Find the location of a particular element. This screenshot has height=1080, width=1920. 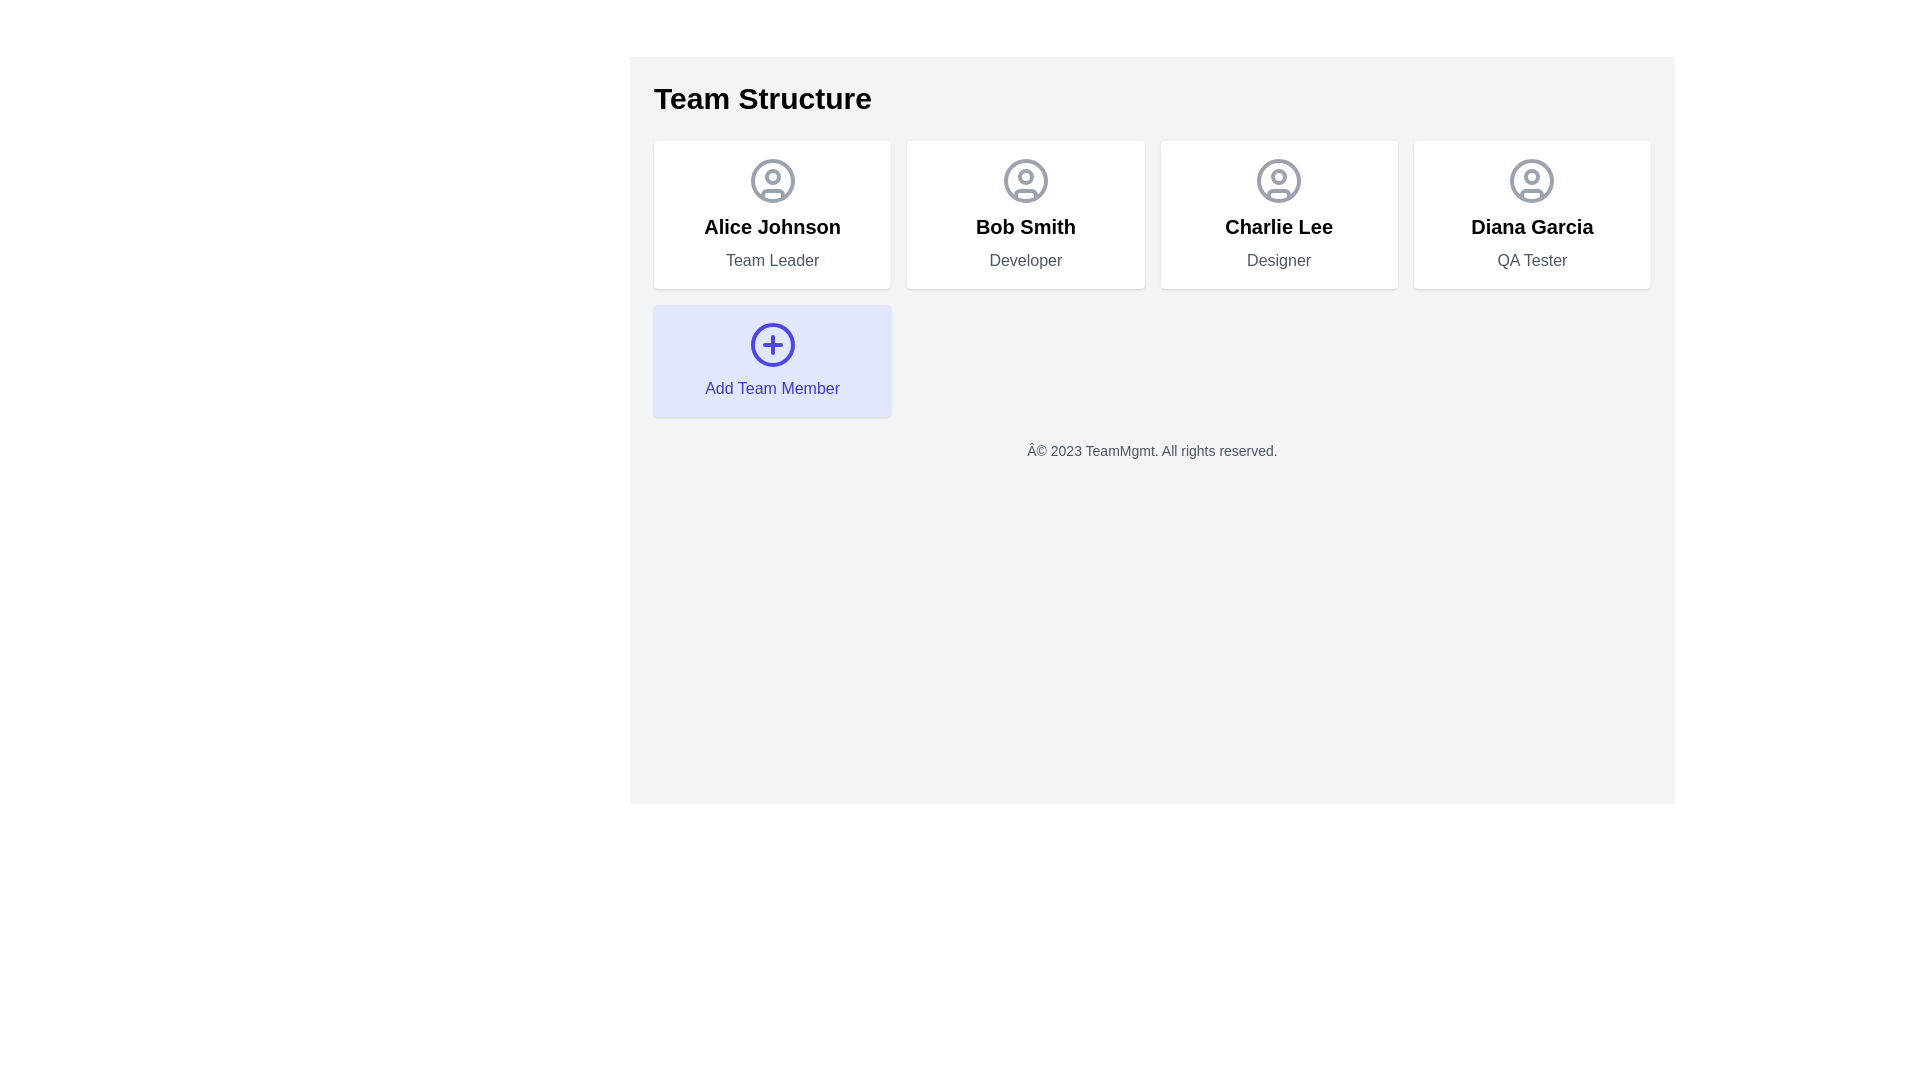

the Text Label indicating the job title 'Bob Smith' located at the bottom of the second card in the top row of the grid layout is located at coordinates (1025, 260).